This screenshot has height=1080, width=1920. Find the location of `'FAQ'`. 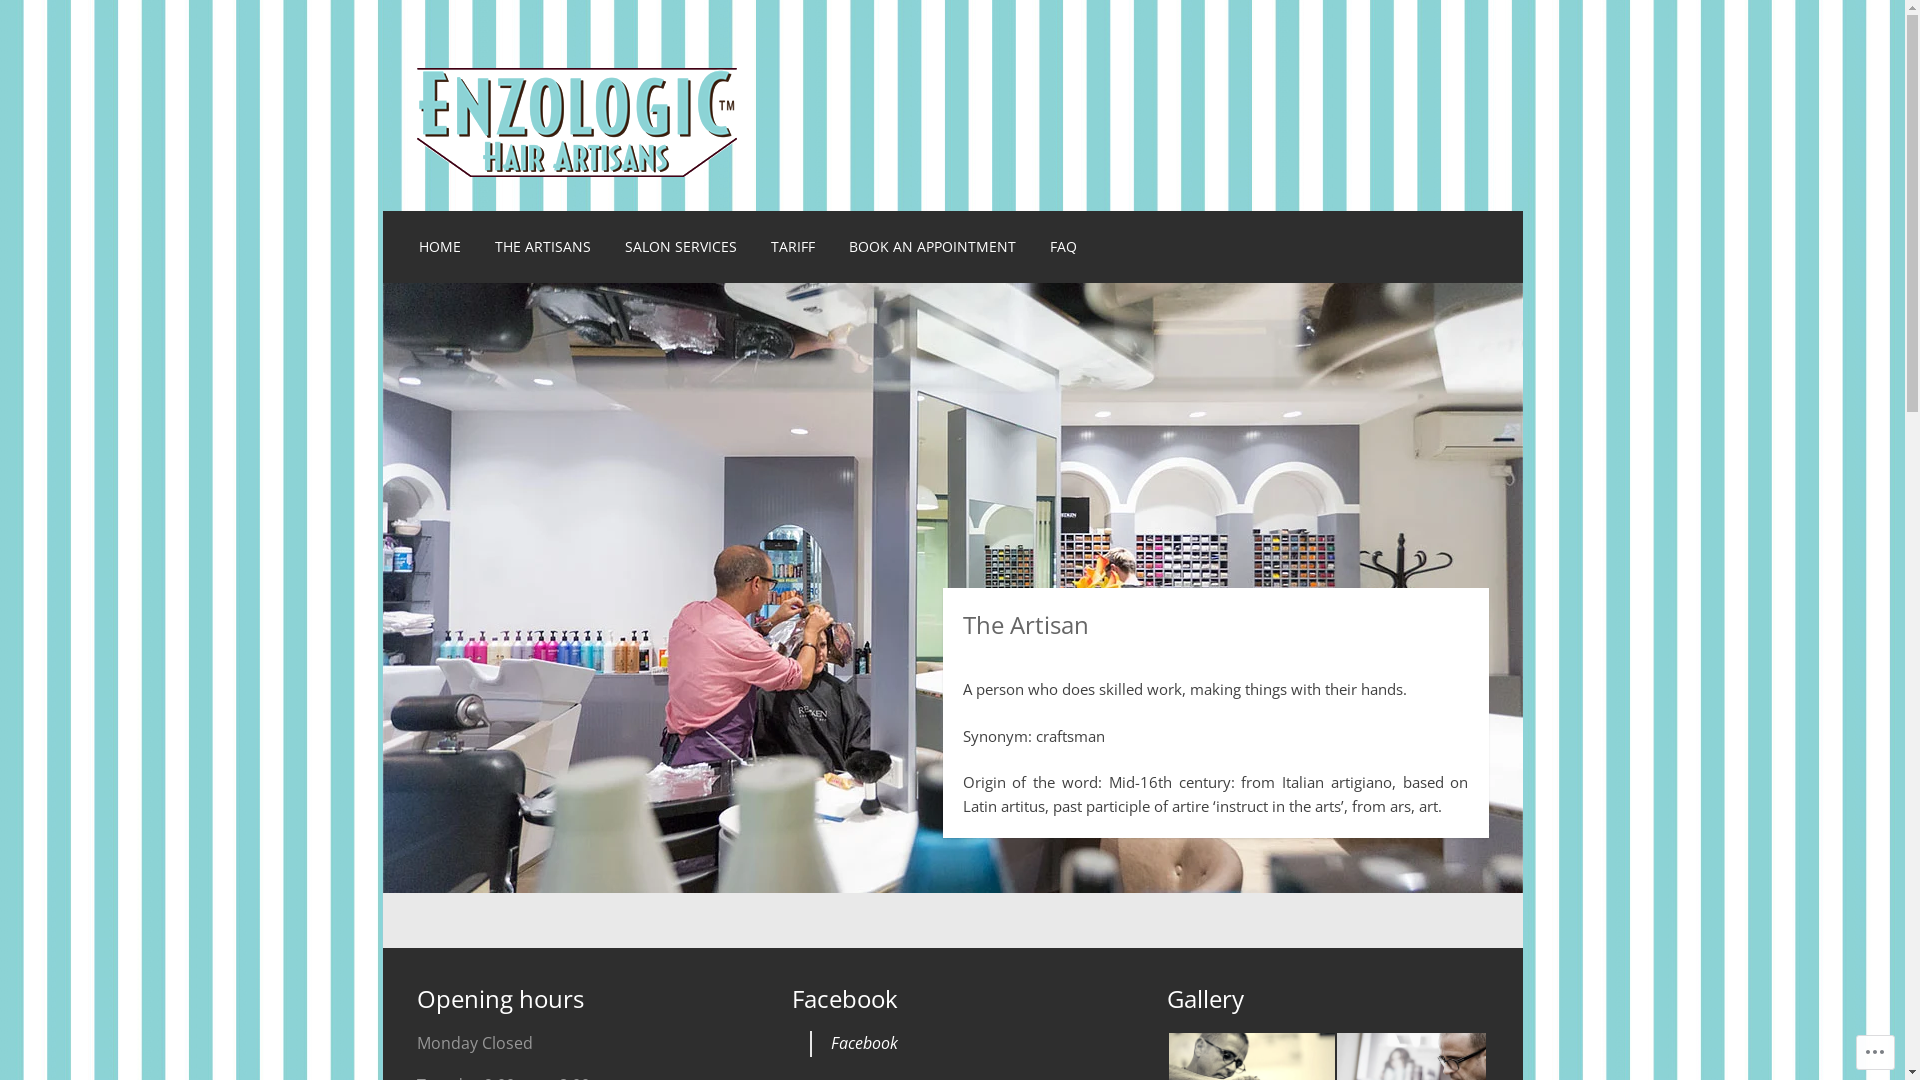

'FAQ' is located at coordinates (1062, 245).